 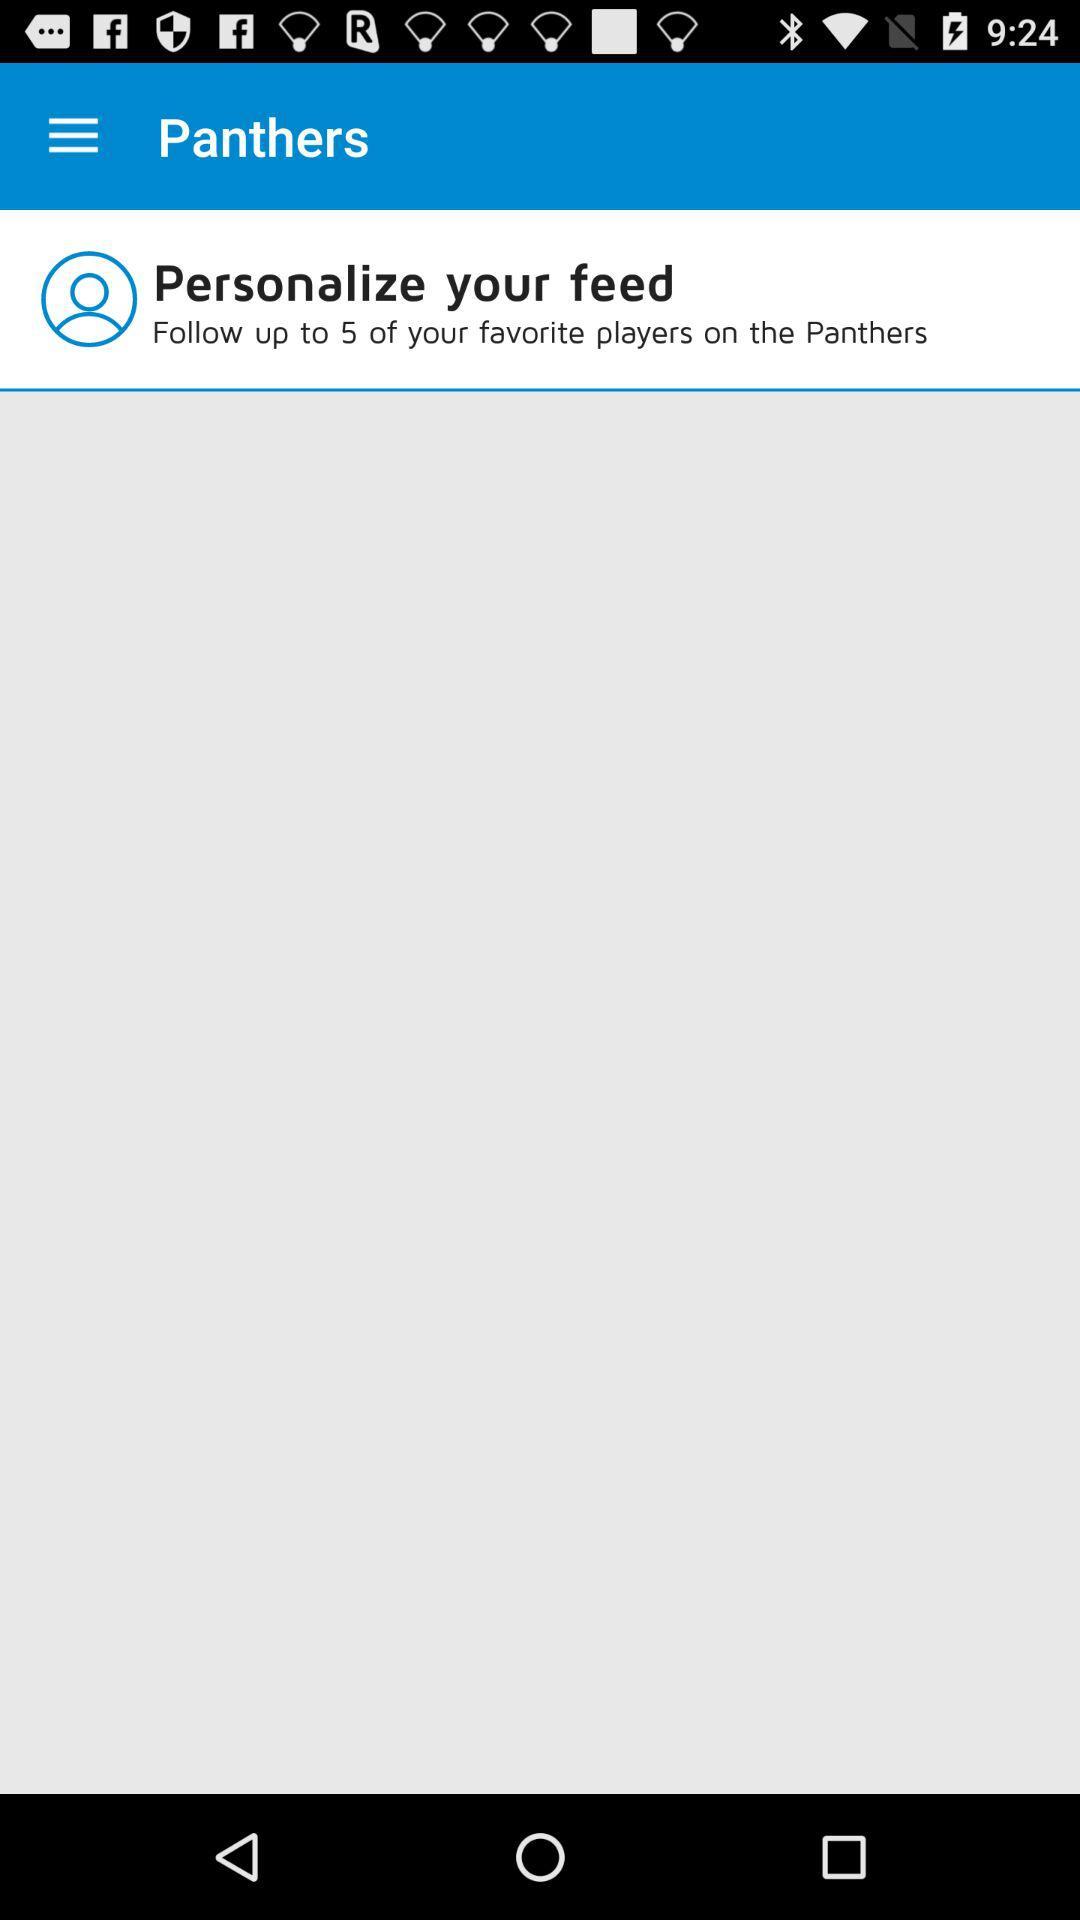 What do you see at coordinates (72, 135) in the screenshot?
I see `open menu` at bounding box center [72, 135].